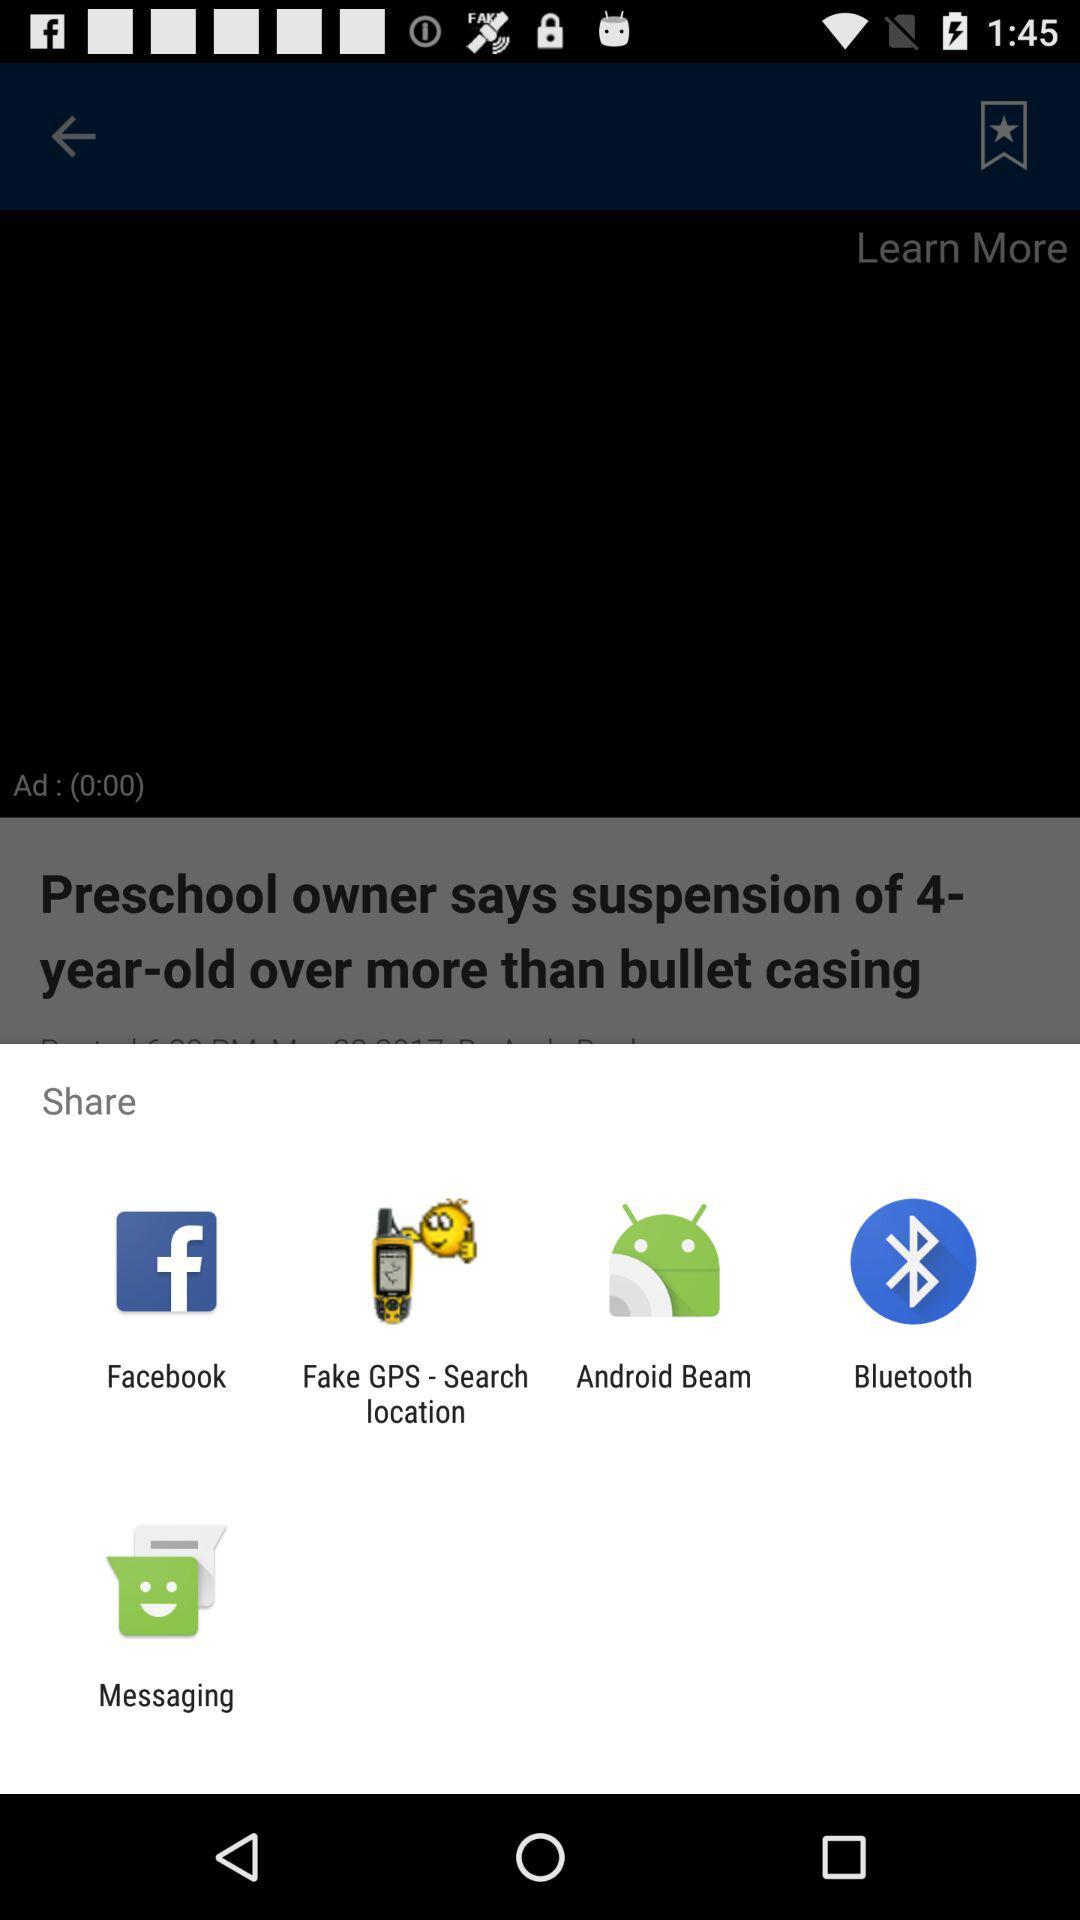 This screenshot has height=1920, width=1080. I want to click on facebook icon, so click(165, 1392).